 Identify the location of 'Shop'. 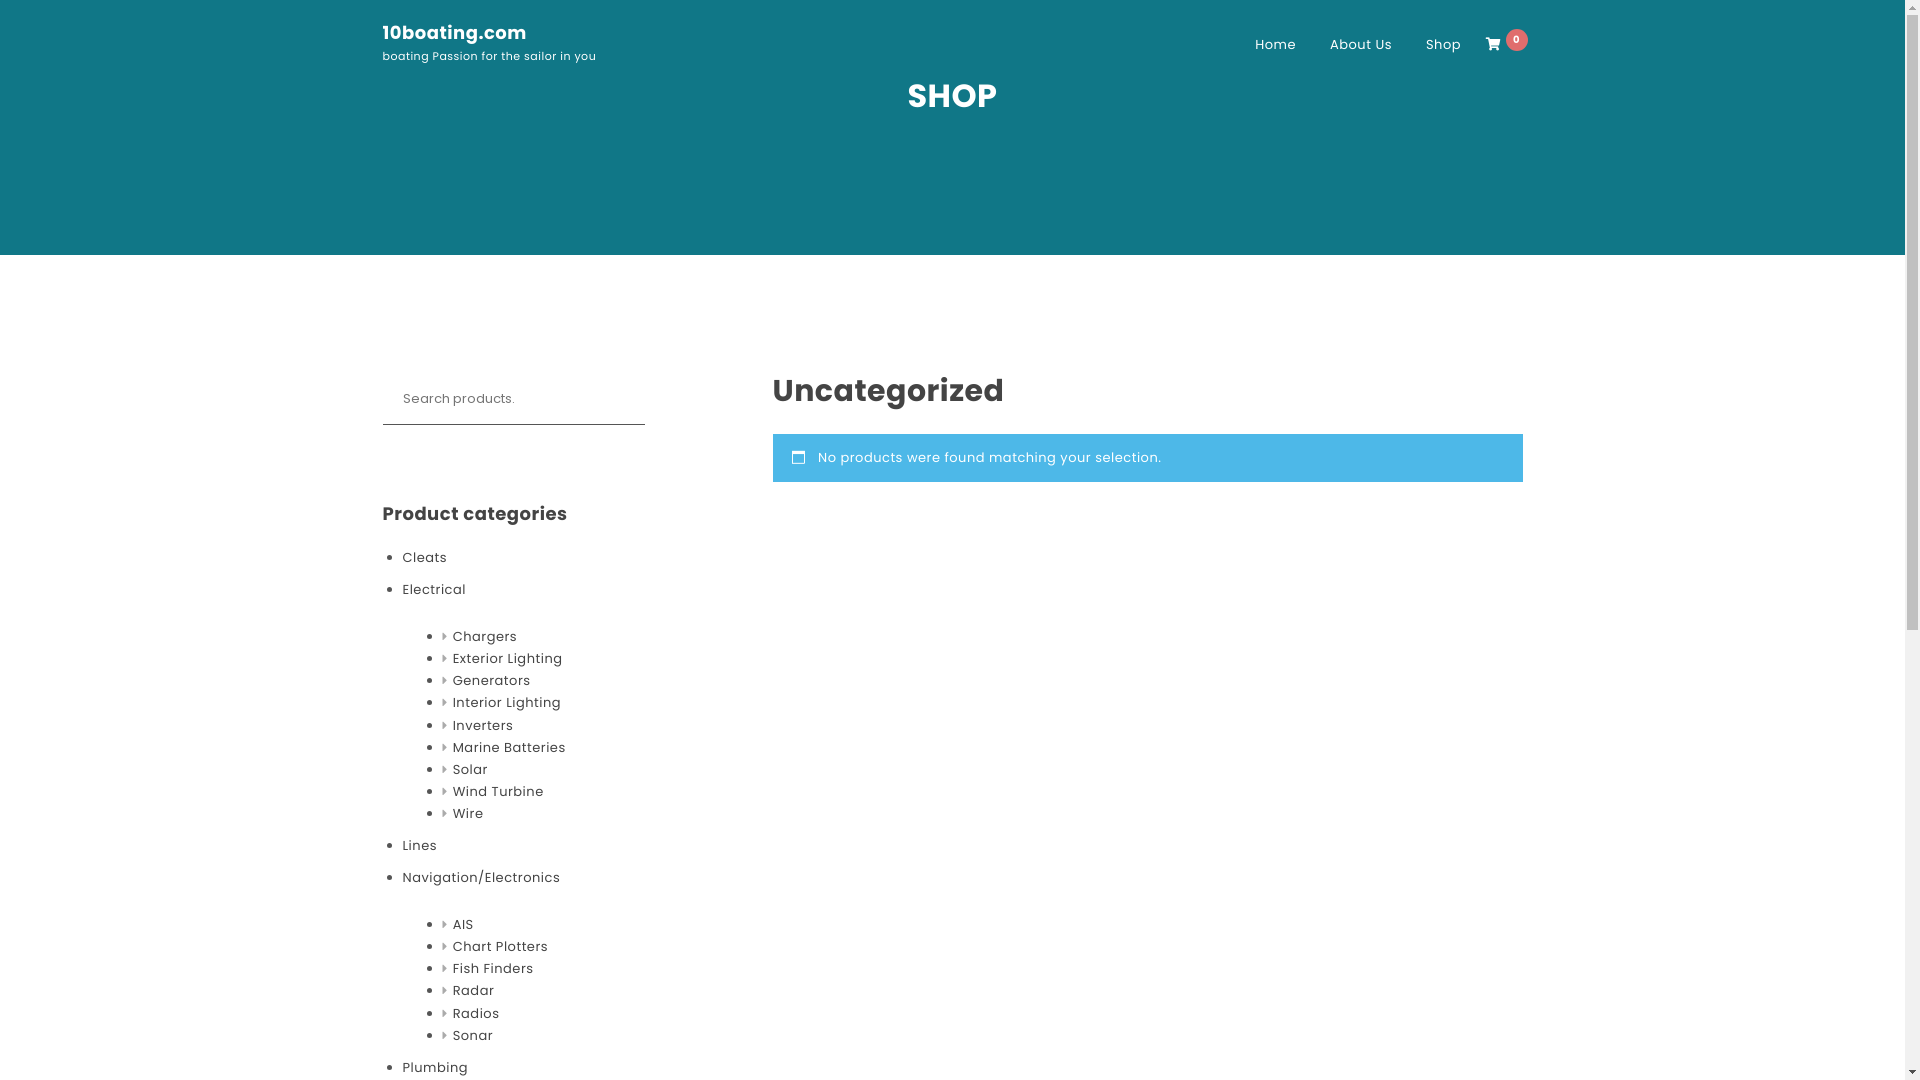
(1443, 45).